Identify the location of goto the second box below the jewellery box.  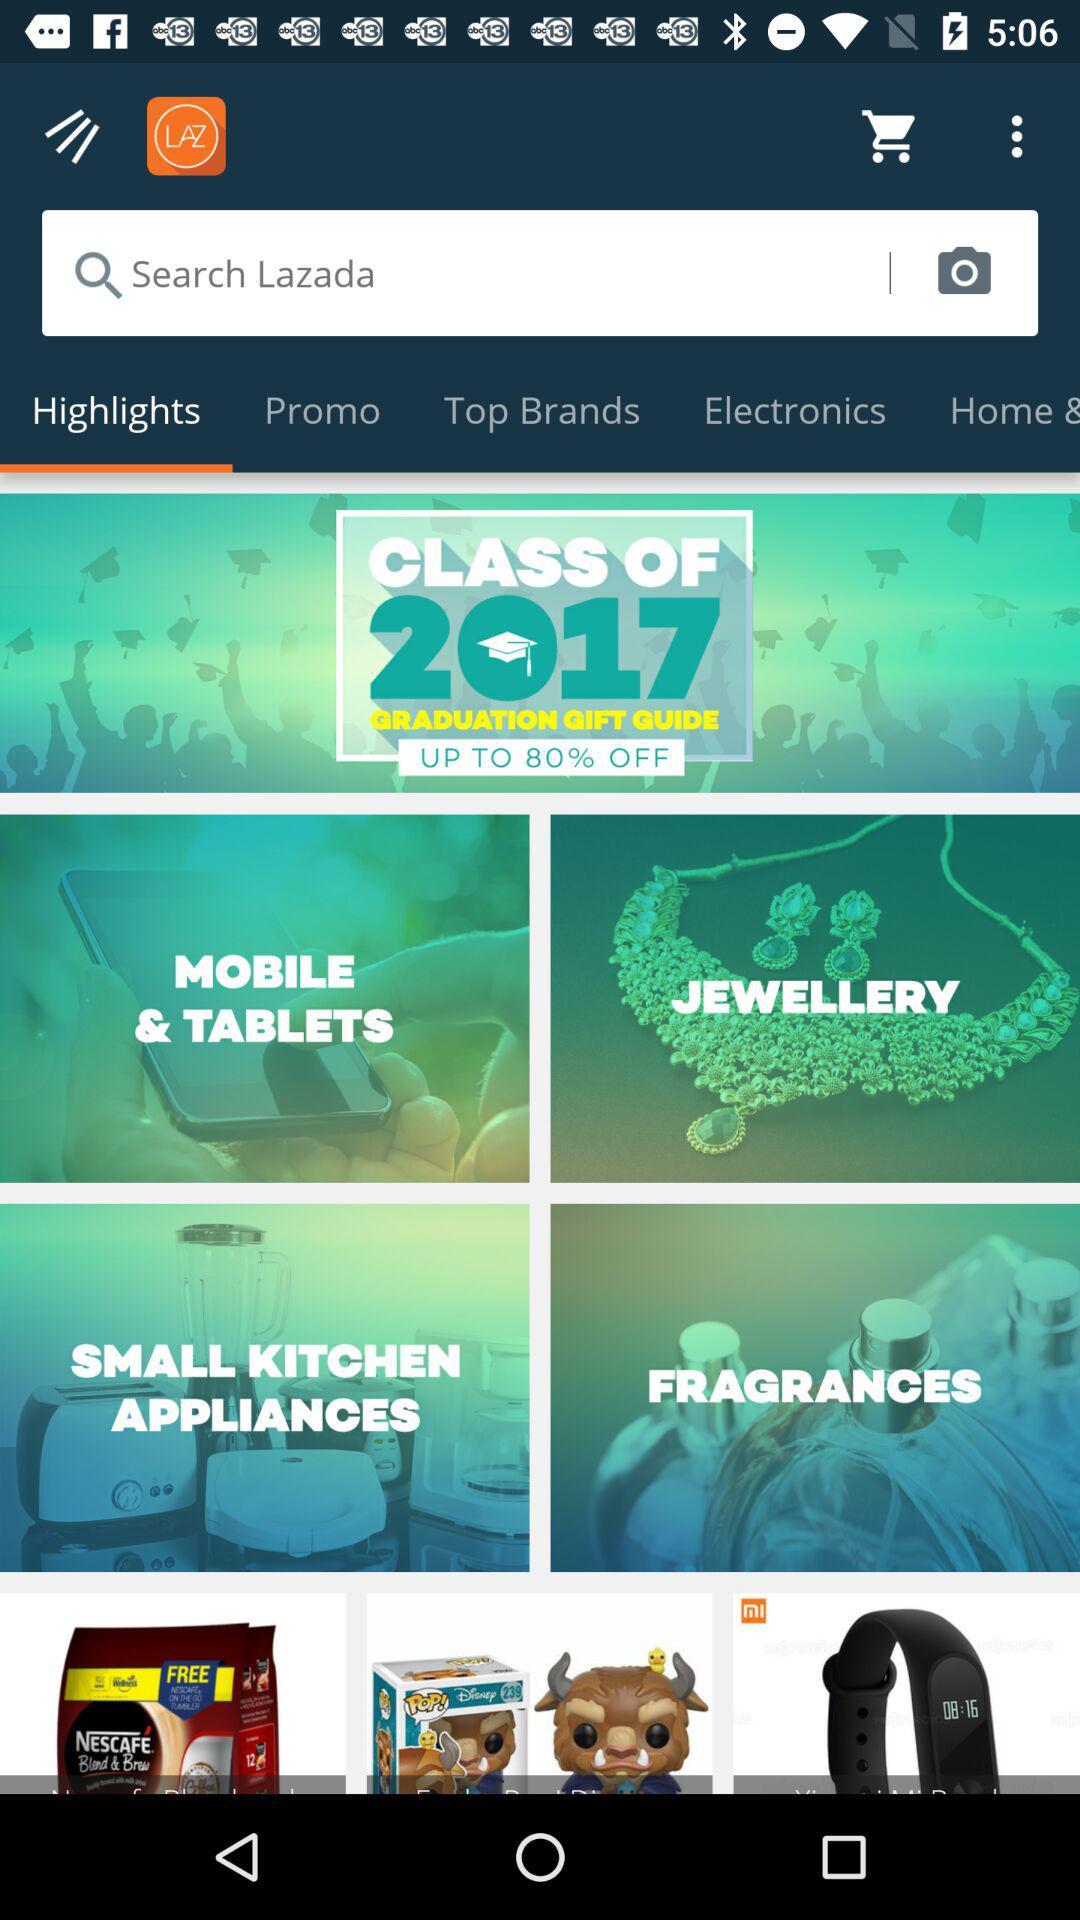
(815, 1386).